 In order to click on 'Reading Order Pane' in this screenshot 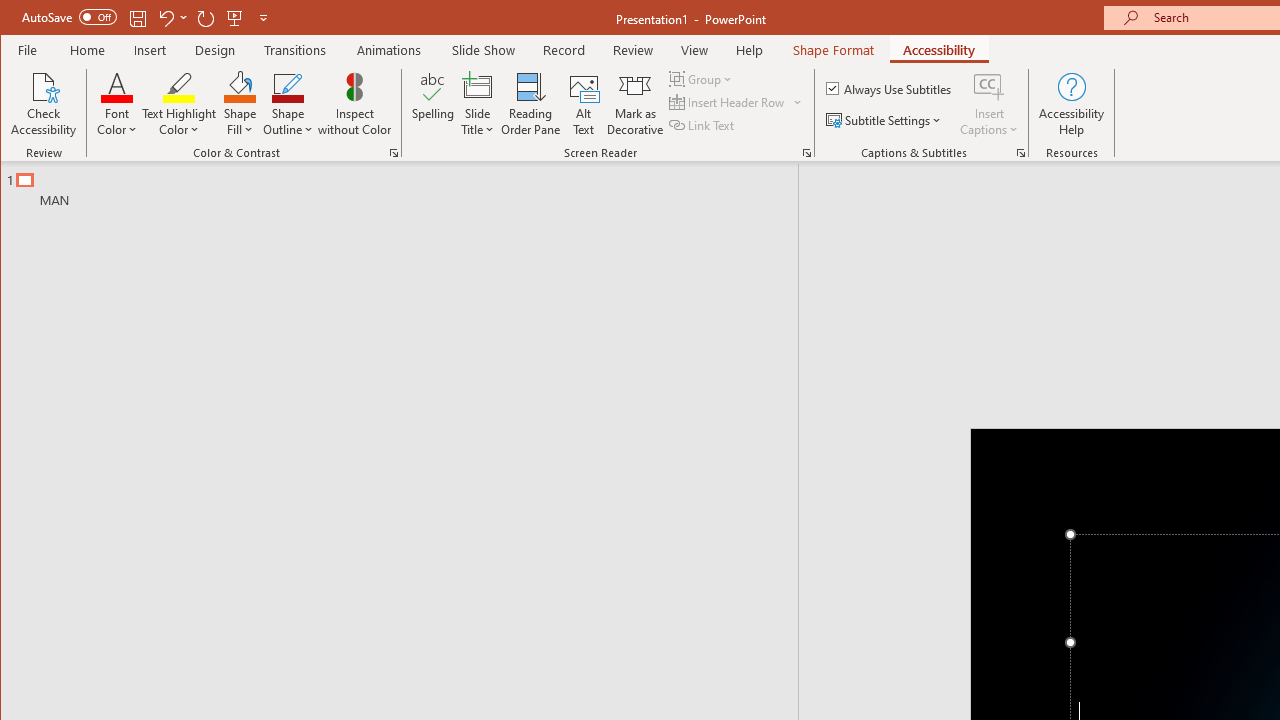, I will do `click(531, 104)`.